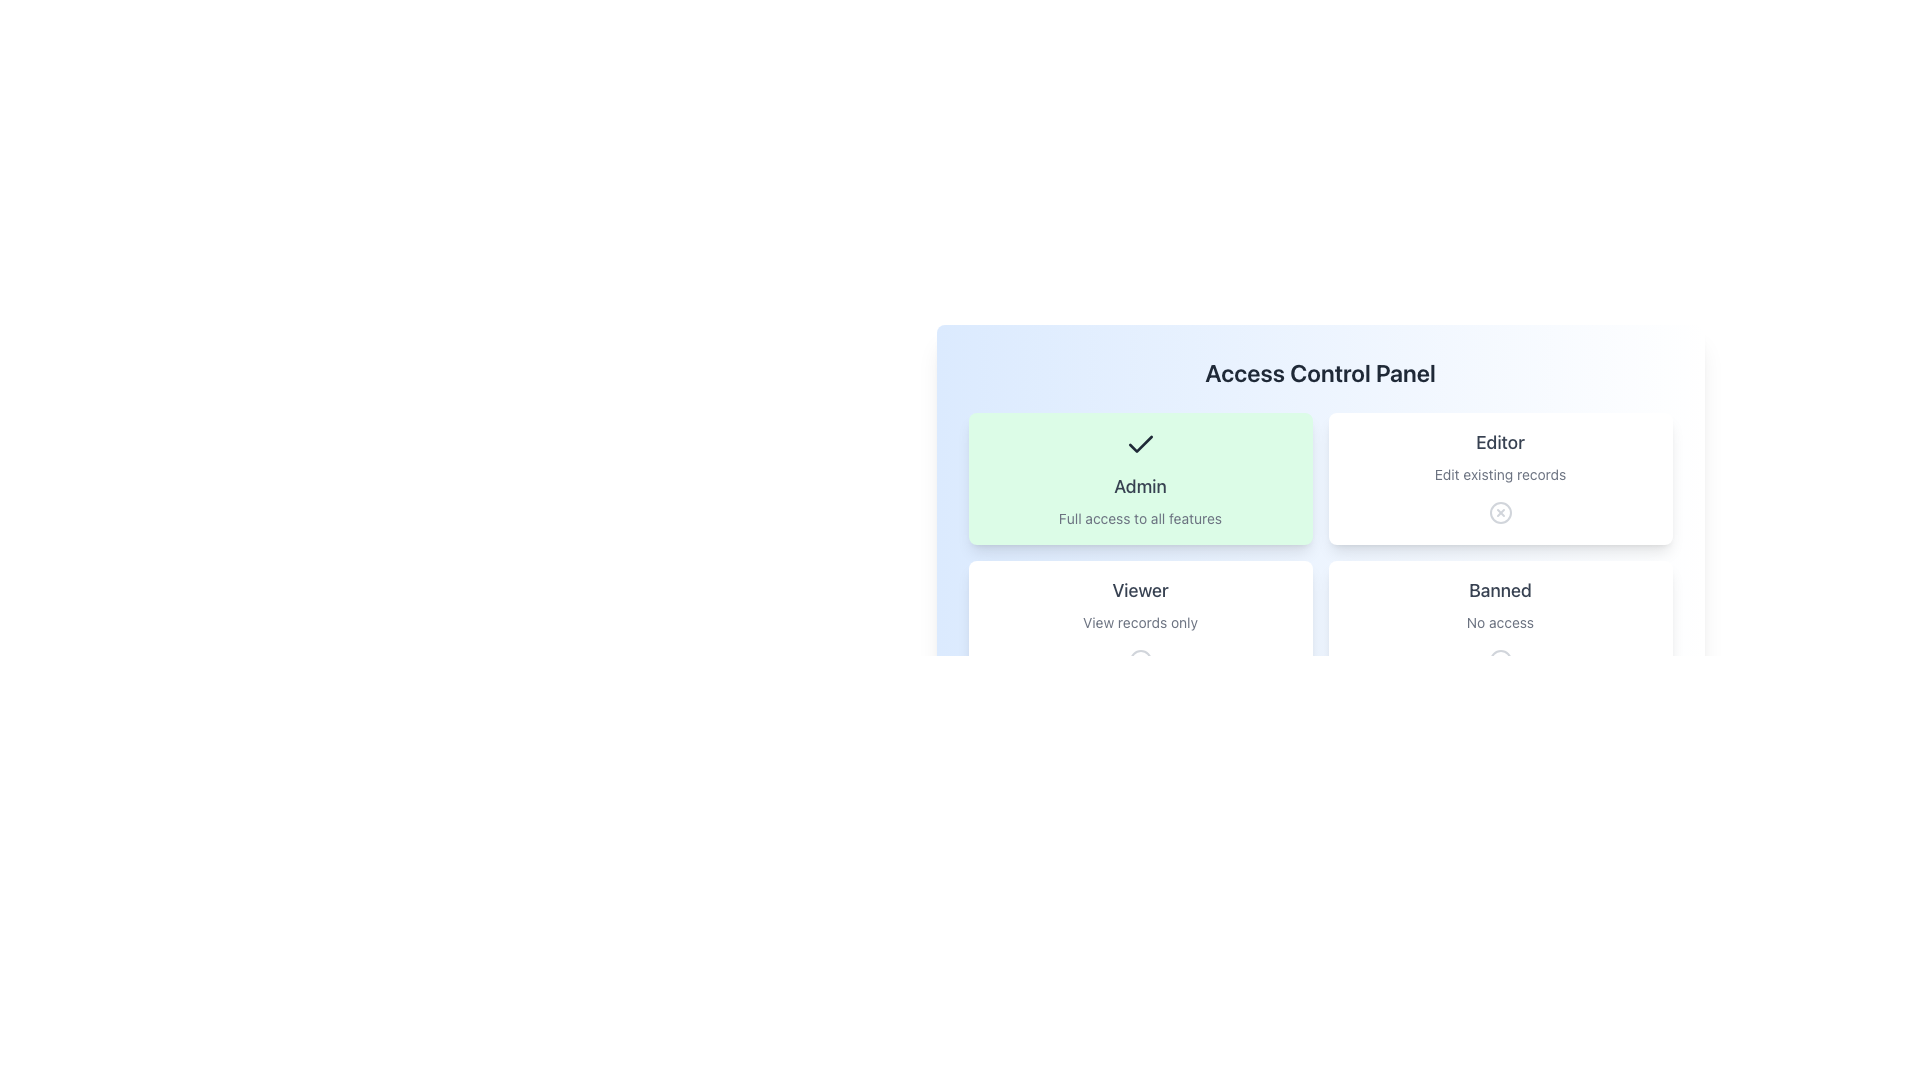 This screenshot has height=1080, width=1920. What do you see at coordinates (1140, 623) in the screenshot?
I see `the 'Viewer' access level card in the bottom-left corner of the grid layout` at bounding box center [1140, 623].